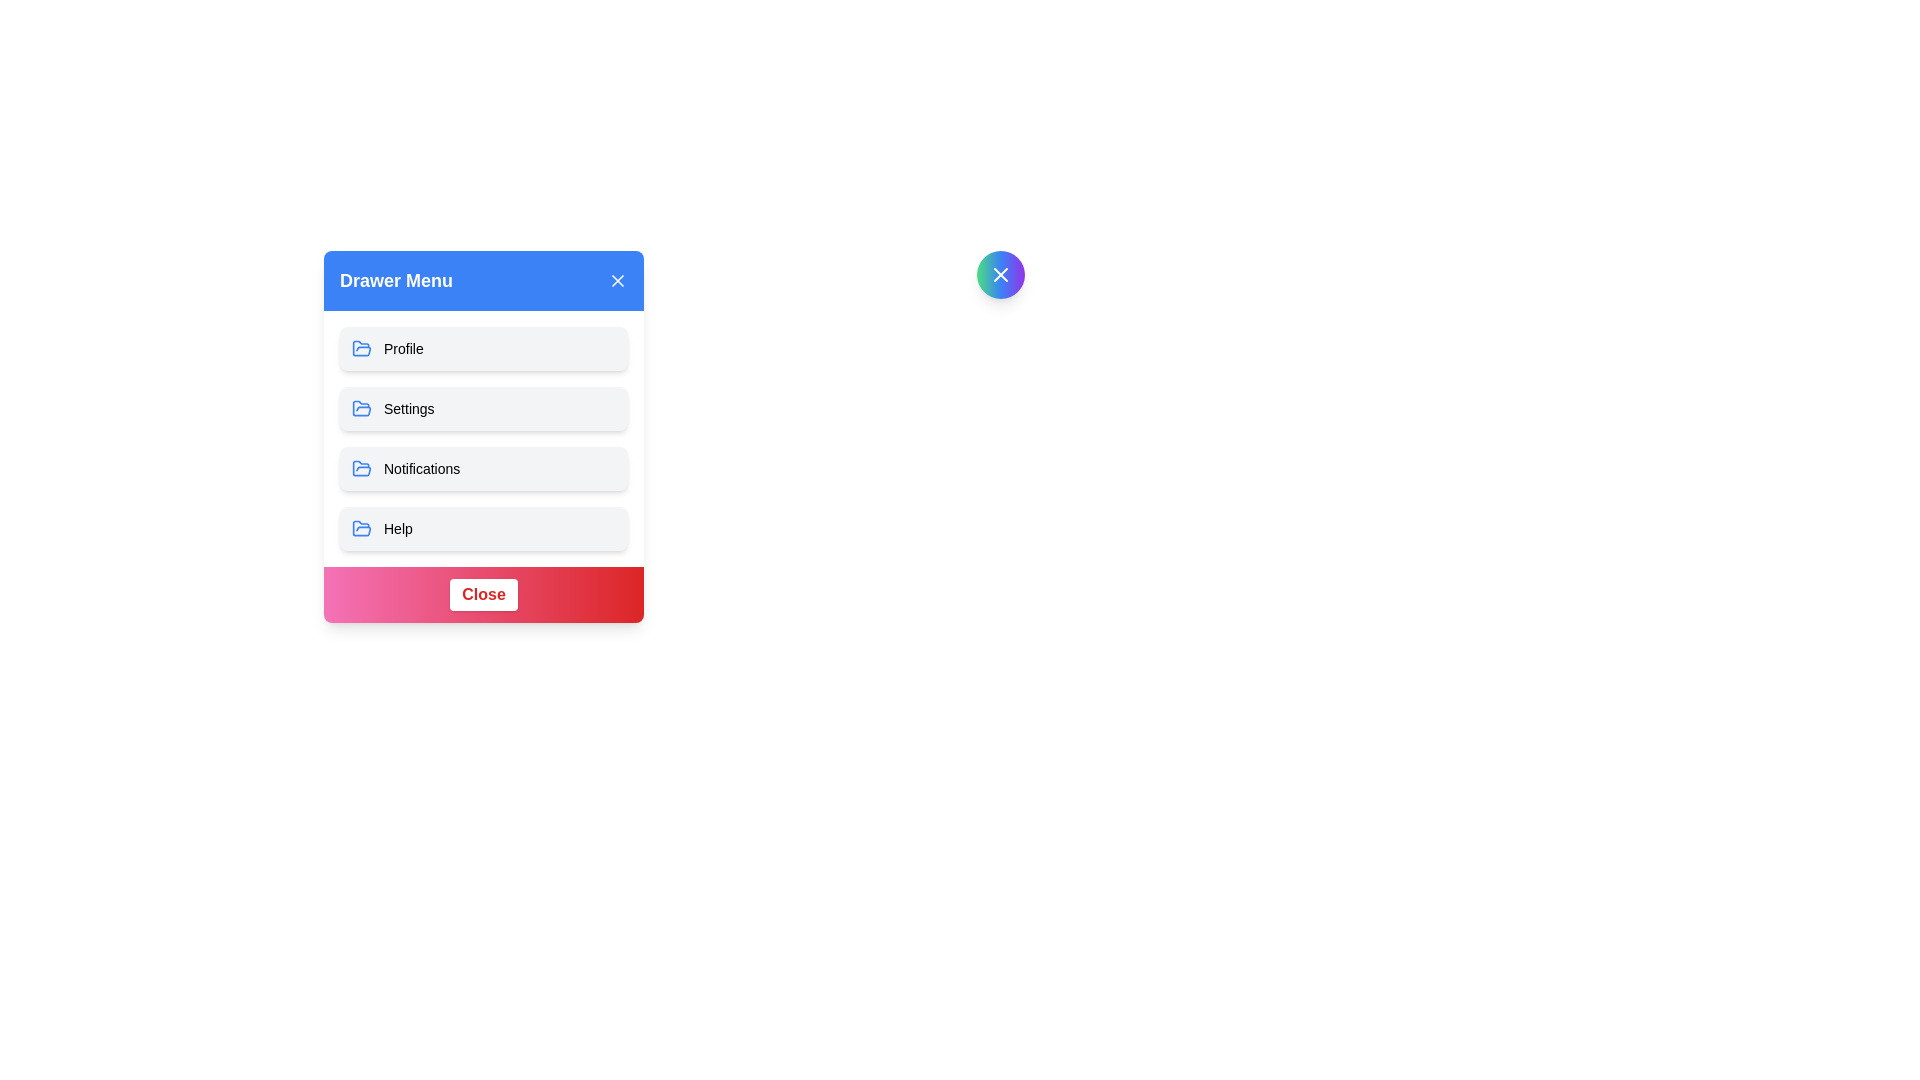  Describe the element at coordinates (361, 469) in the screenshot. I see `the first icon on the left side of the 'Notifications' item in the drawer menu options` at that location.